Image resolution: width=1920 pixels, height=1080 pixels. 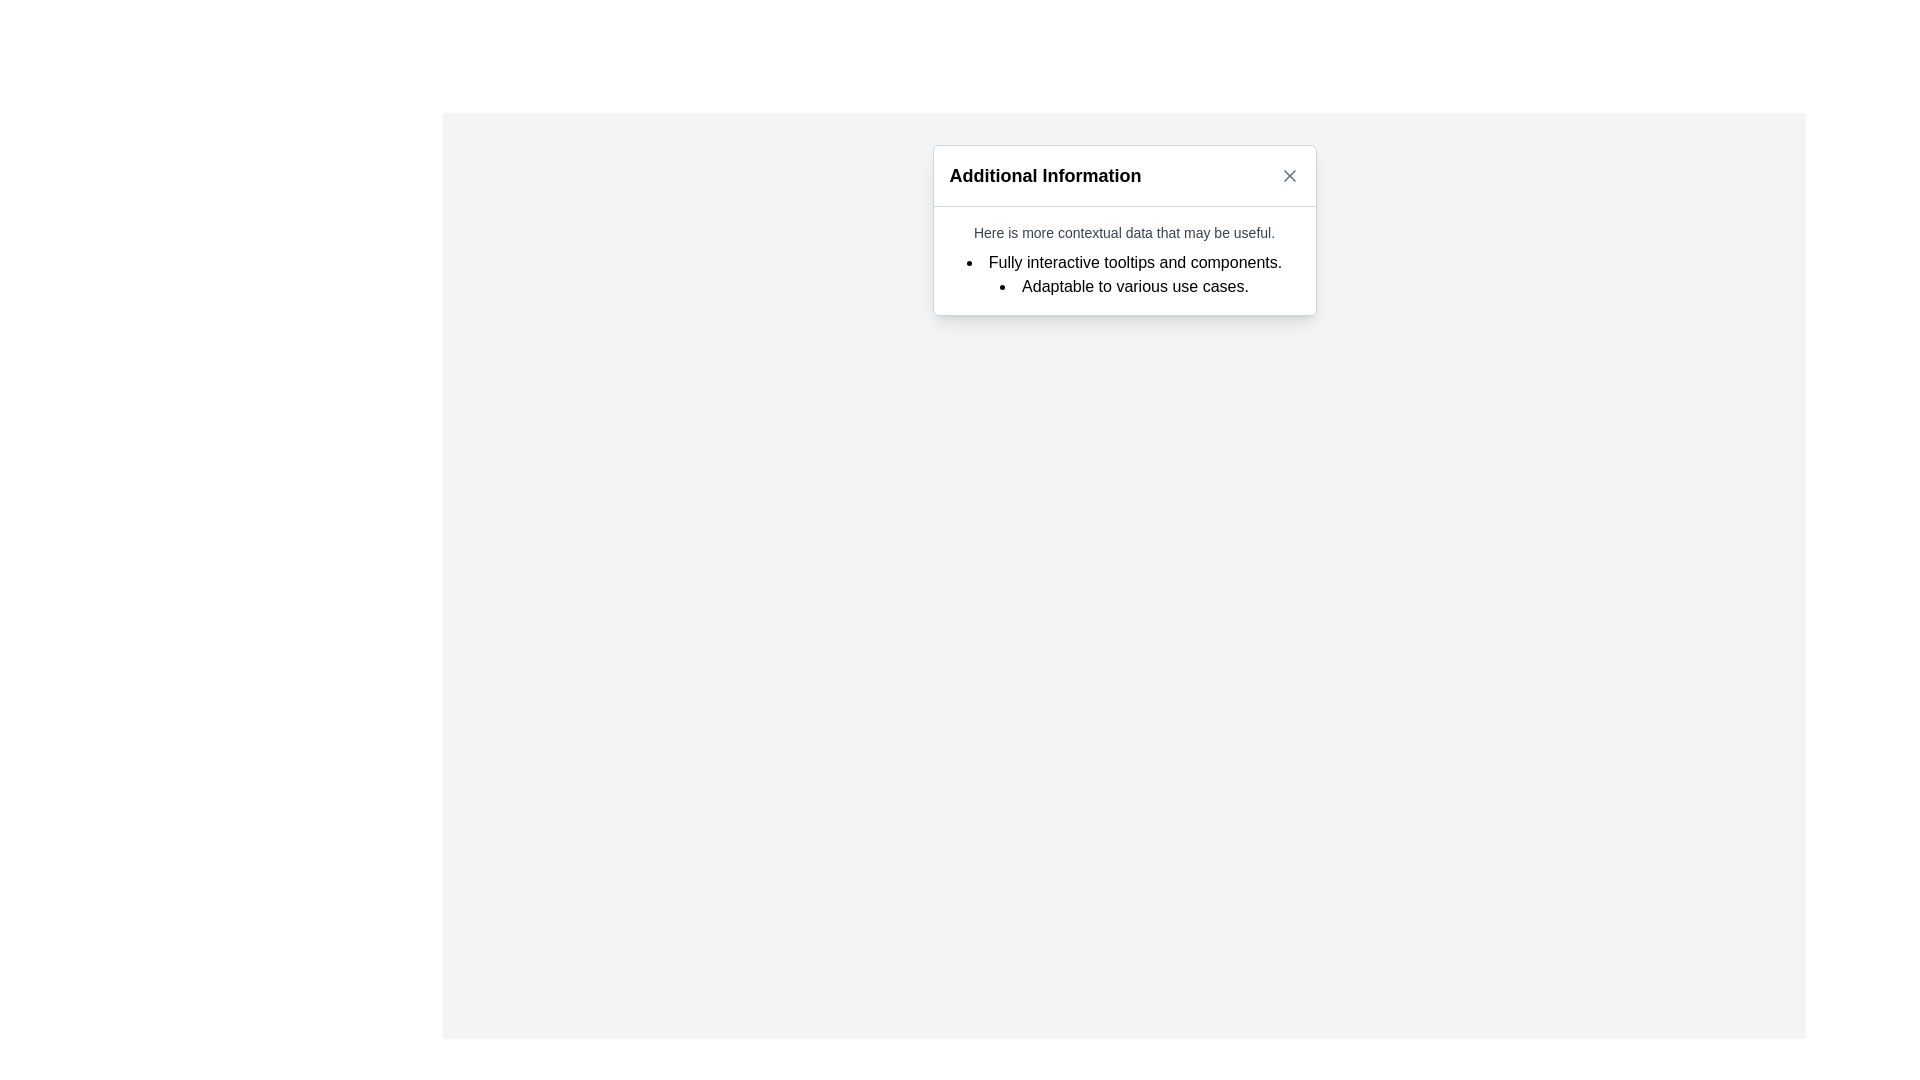 What do you see at coordinates (1124, 286) in the screenshot?
I see `the static text element that provides descriptive information, which is the second bullet point item in the list below 'Fully interactive tooltips and components.'` at bounding box center [1124, 286].